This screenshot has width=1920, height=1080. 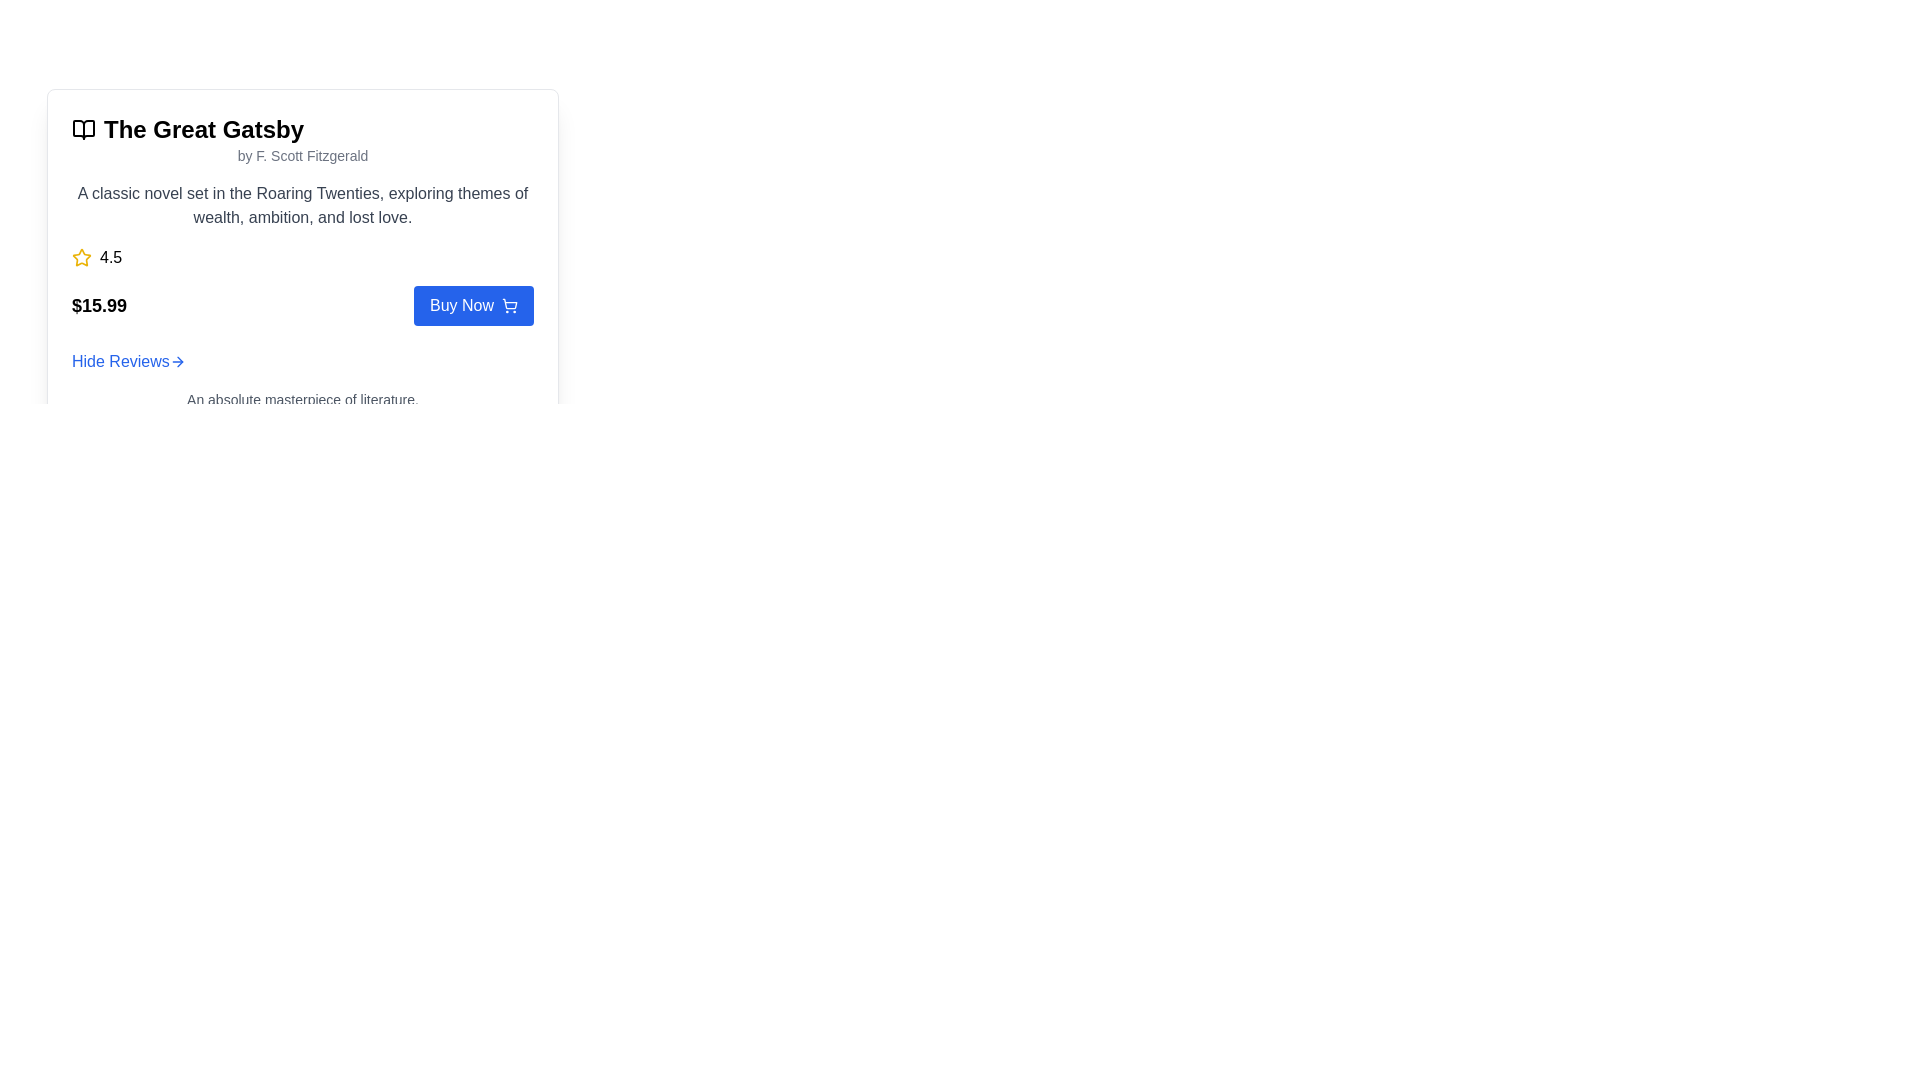 I want to click on the text label that reads 'A classic novel set in the Roaring Twenties, exploring themes of wealth, ambition, and lost love.' located within the card for 'The Great Gatsby', so click(x=301, y=205).